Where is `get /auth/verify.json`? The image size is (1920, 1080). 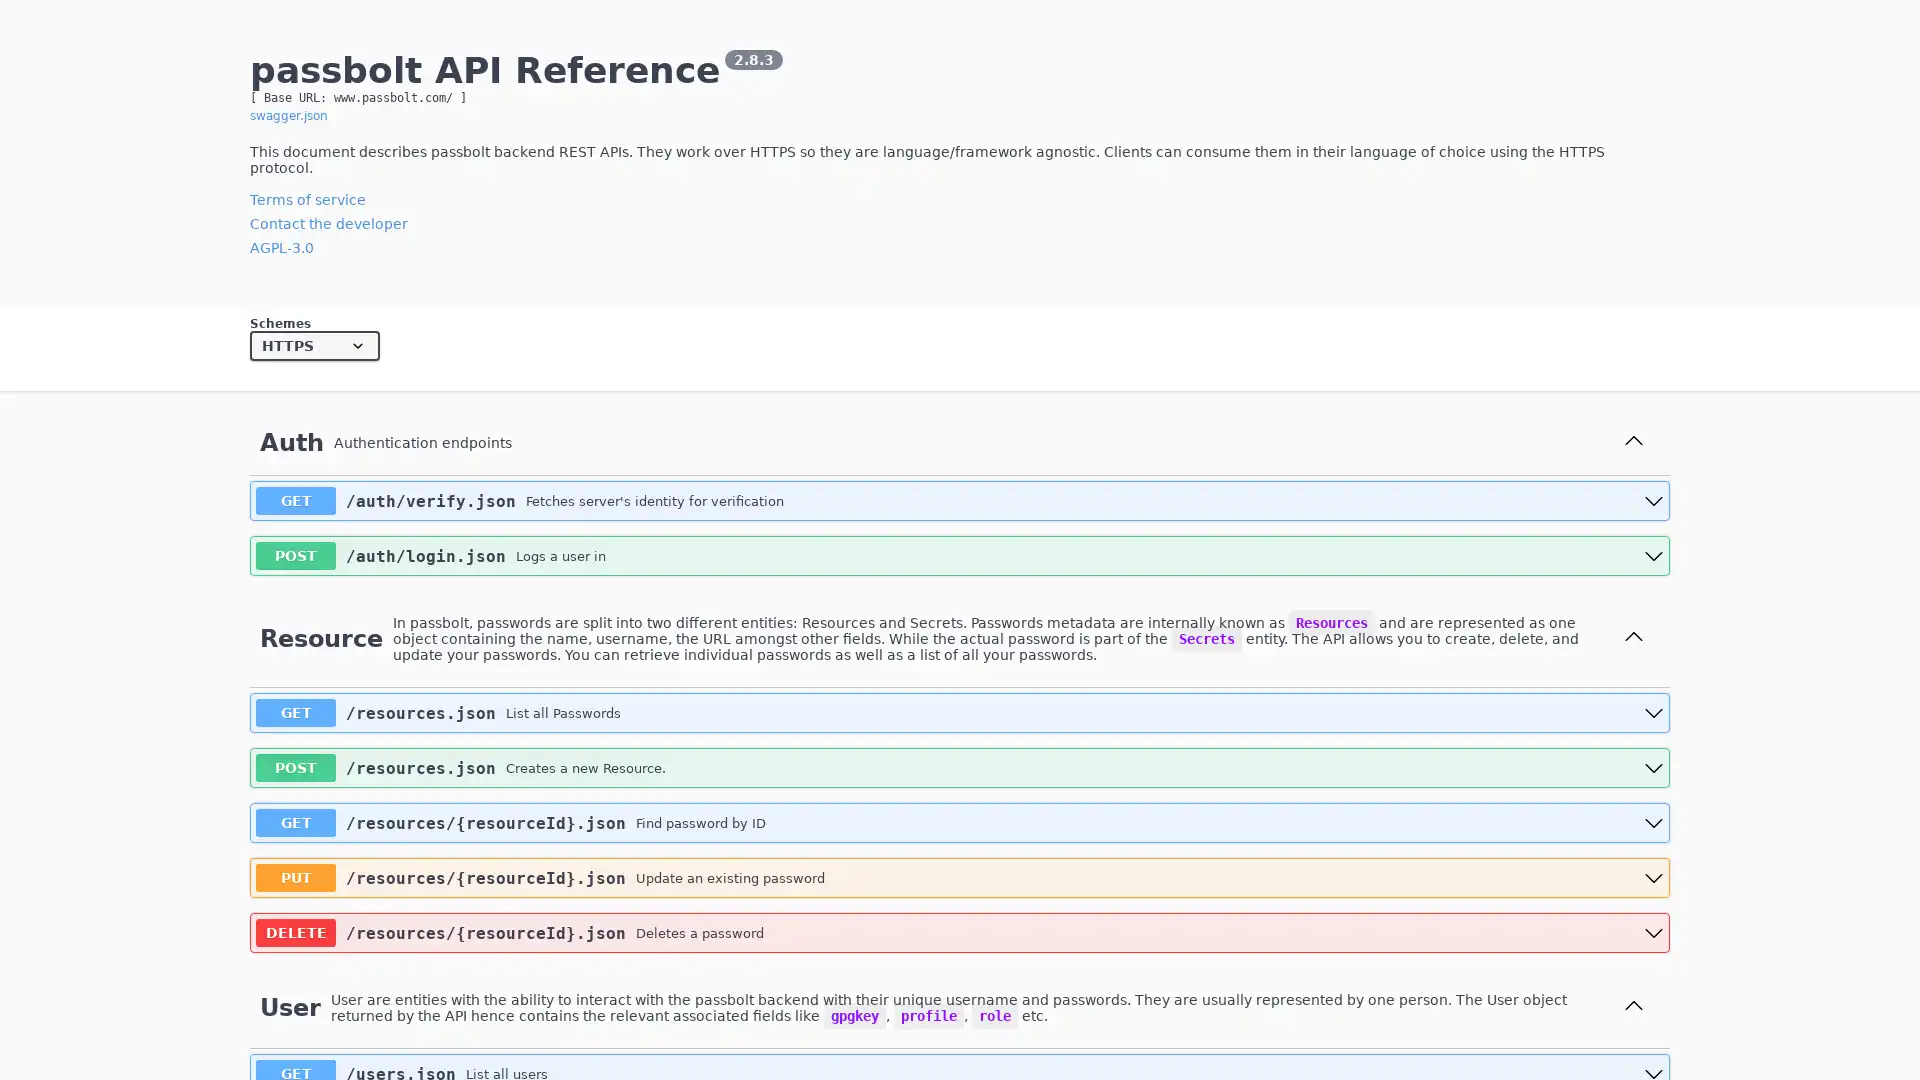
get /auth/verify.json is located at coordinates (960, 500).